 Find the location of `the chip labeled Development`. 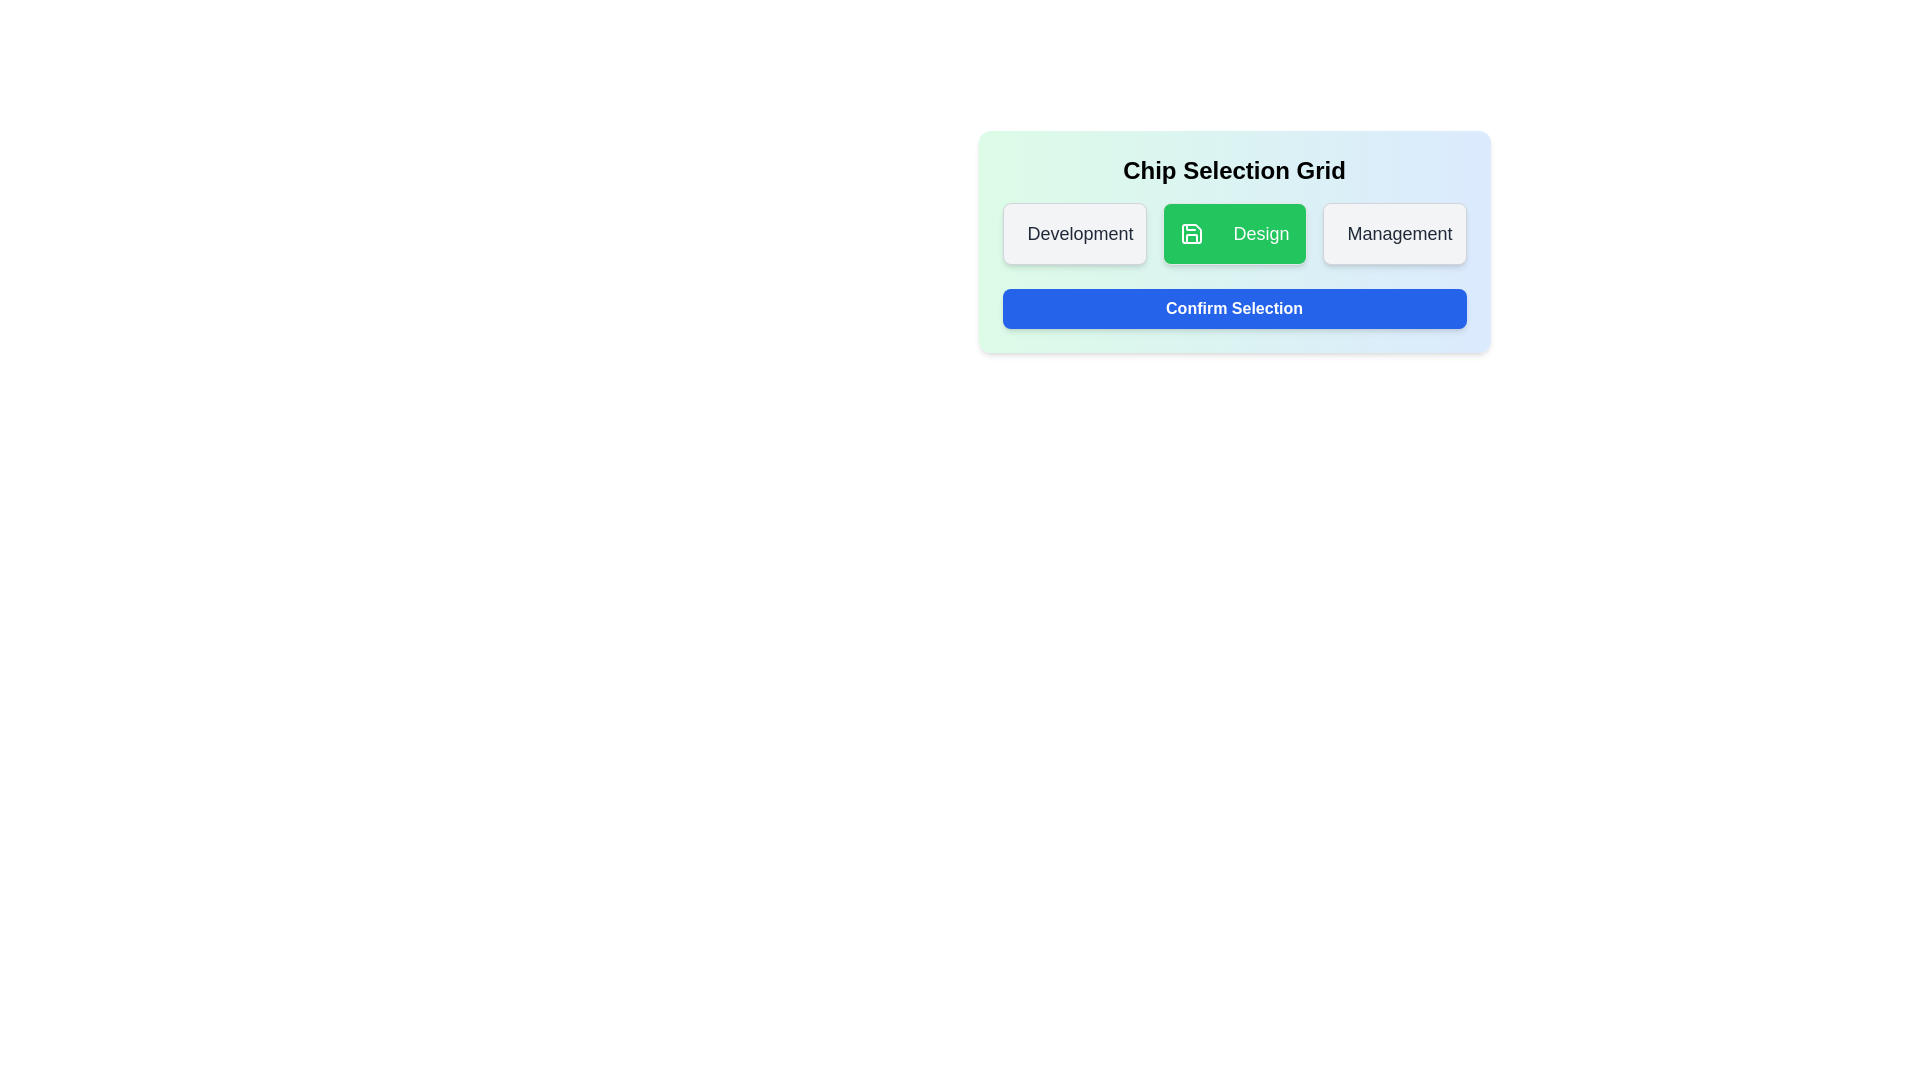

the chip labeled Development is located at coordinates (1073, 233).